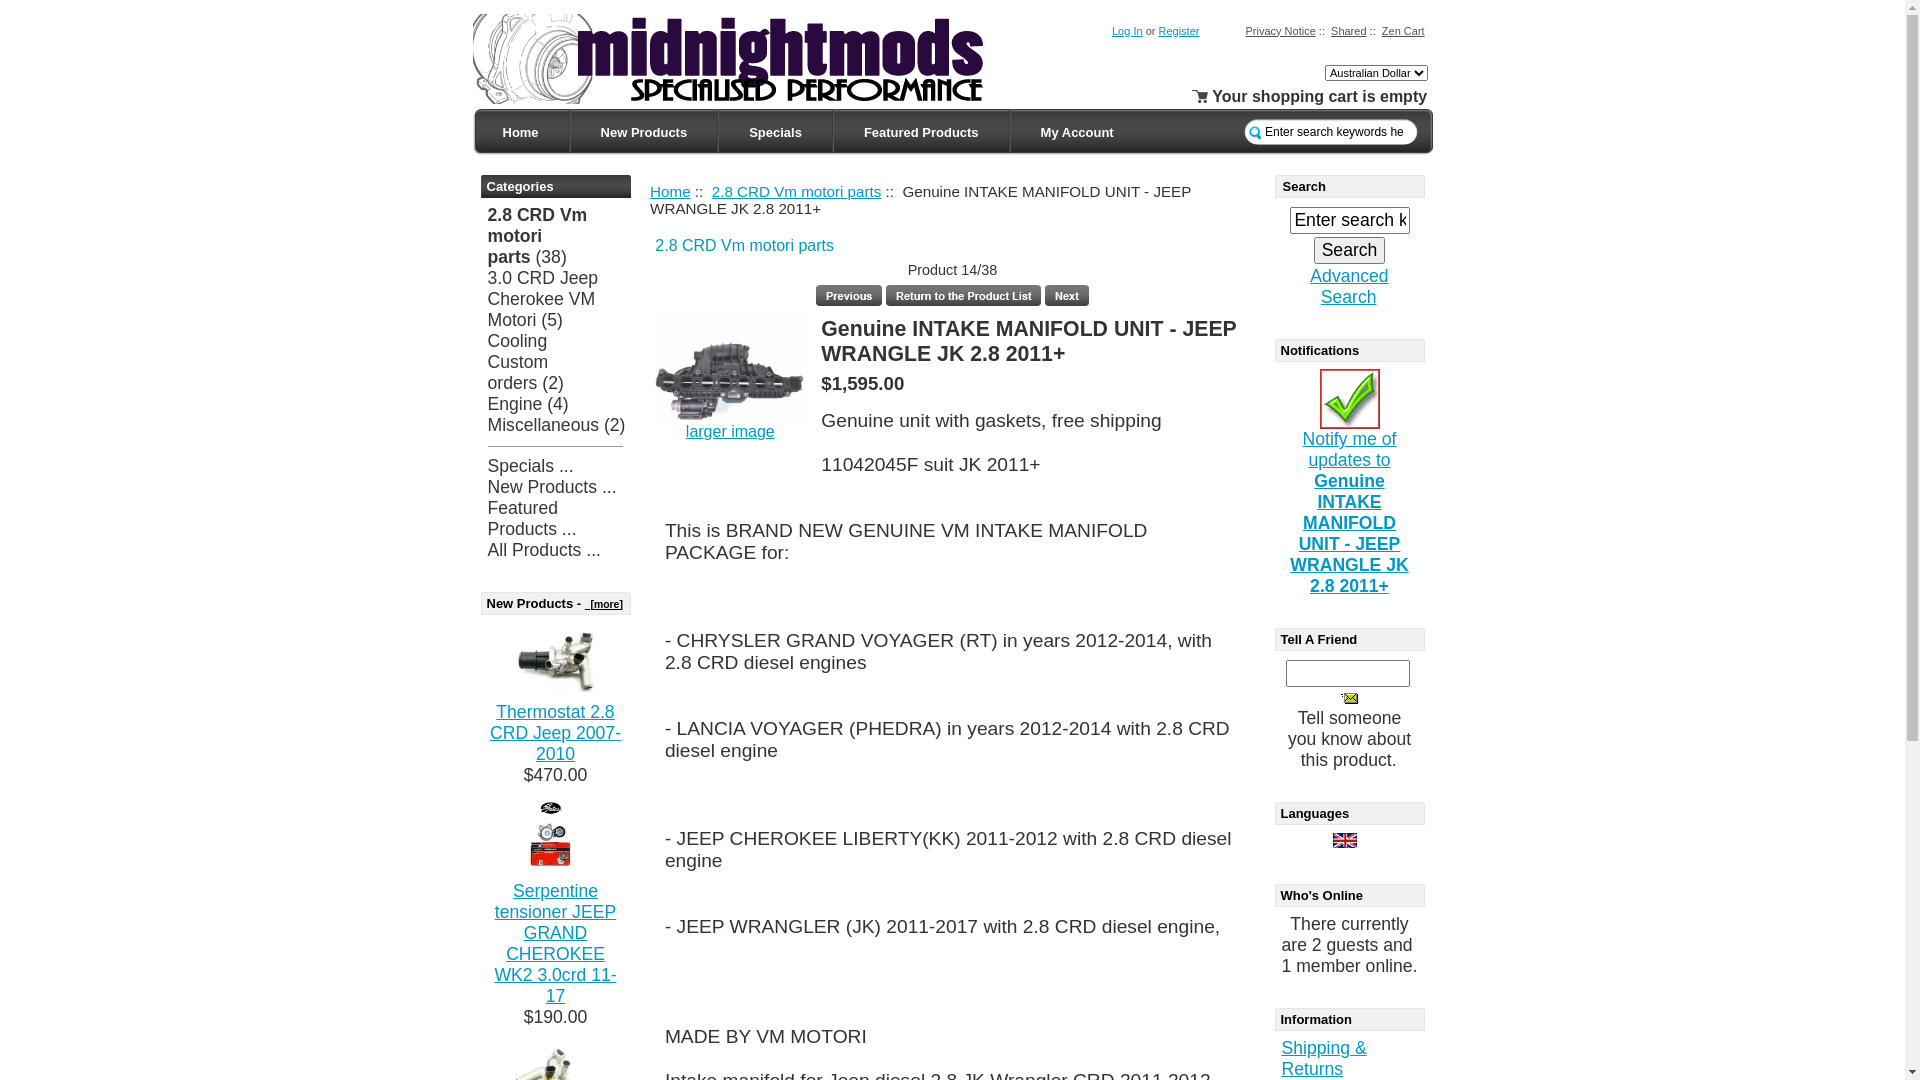 The height and width of the screenshot is (1080, 1920). Describe the element at coordinates (795, 190) in the screenshot. I see `'2.8 CRD Vm motori parts'` at that location.